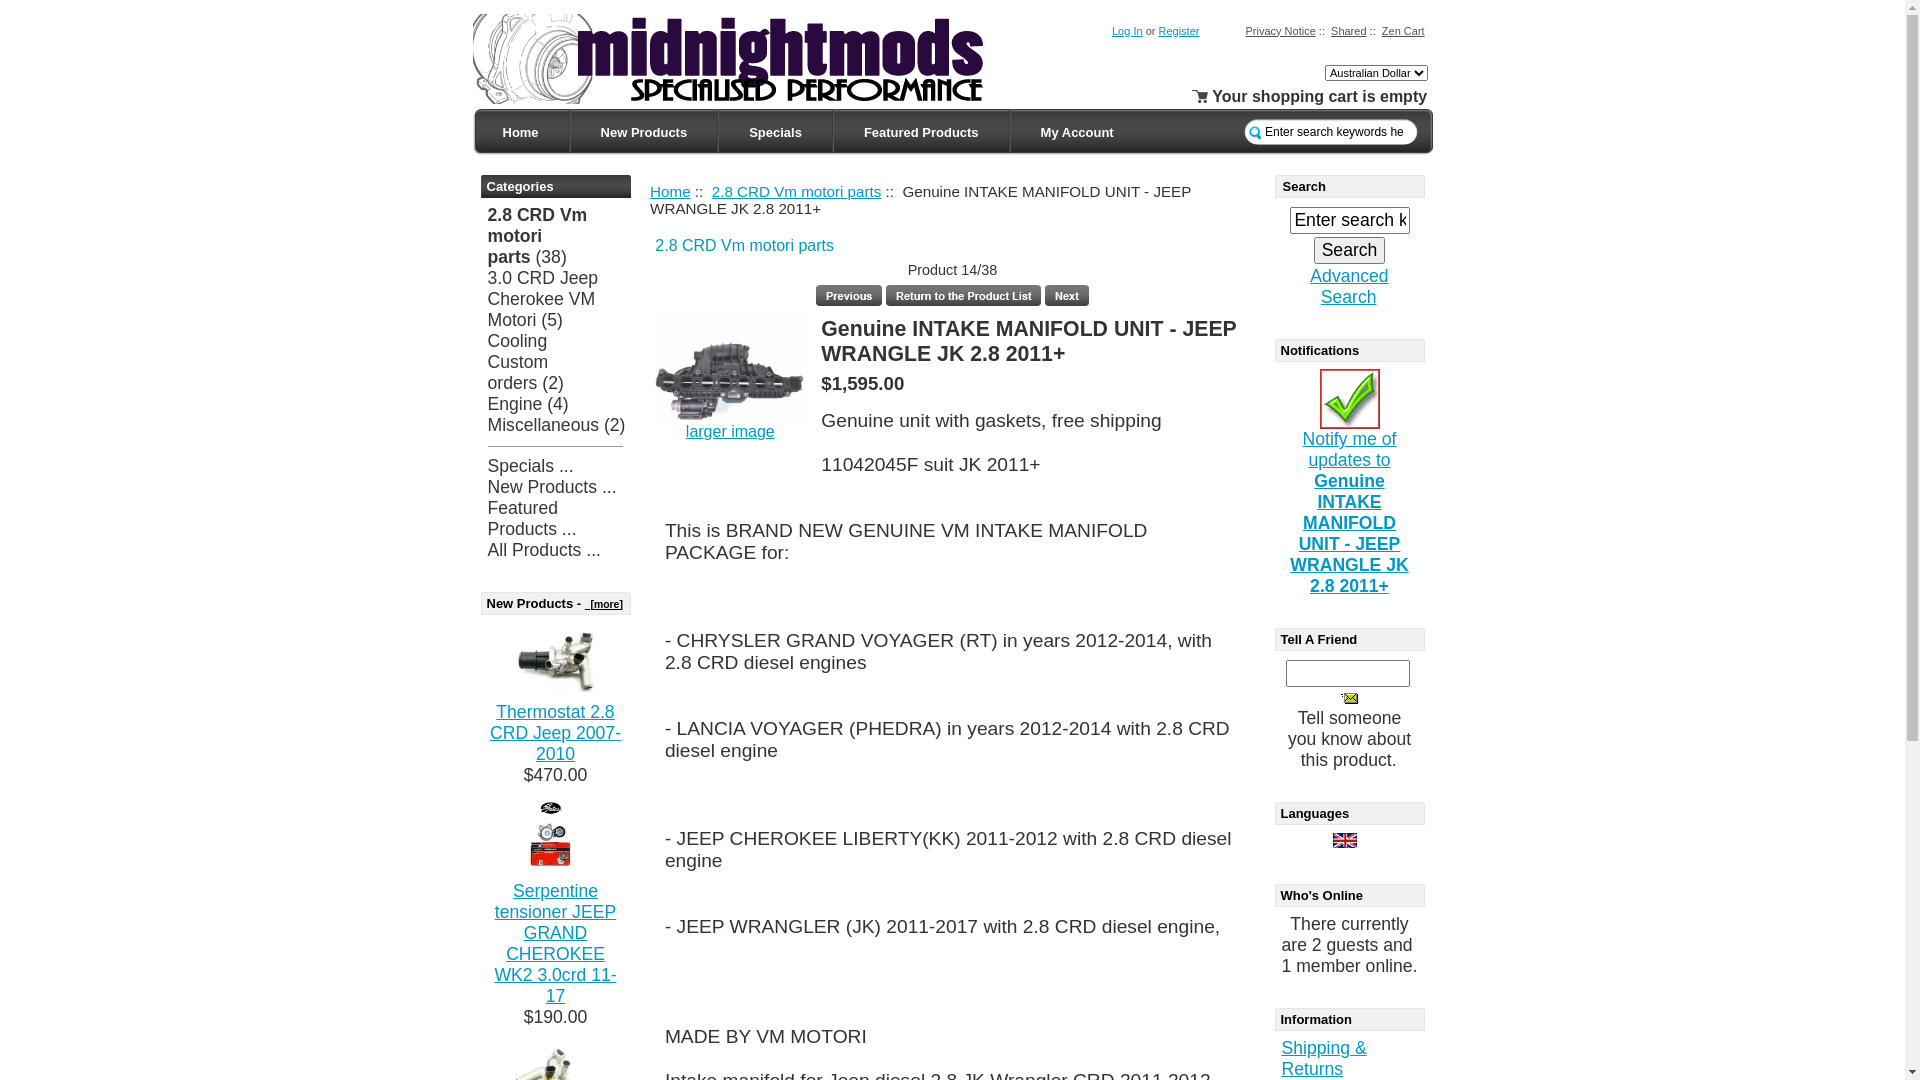 The height and width of the screenshot is (1080, 1920). Describe the element at coordinates (795, 190) in the screenshot. I see `'2.8 CRD Vm motori parts'` at that location.